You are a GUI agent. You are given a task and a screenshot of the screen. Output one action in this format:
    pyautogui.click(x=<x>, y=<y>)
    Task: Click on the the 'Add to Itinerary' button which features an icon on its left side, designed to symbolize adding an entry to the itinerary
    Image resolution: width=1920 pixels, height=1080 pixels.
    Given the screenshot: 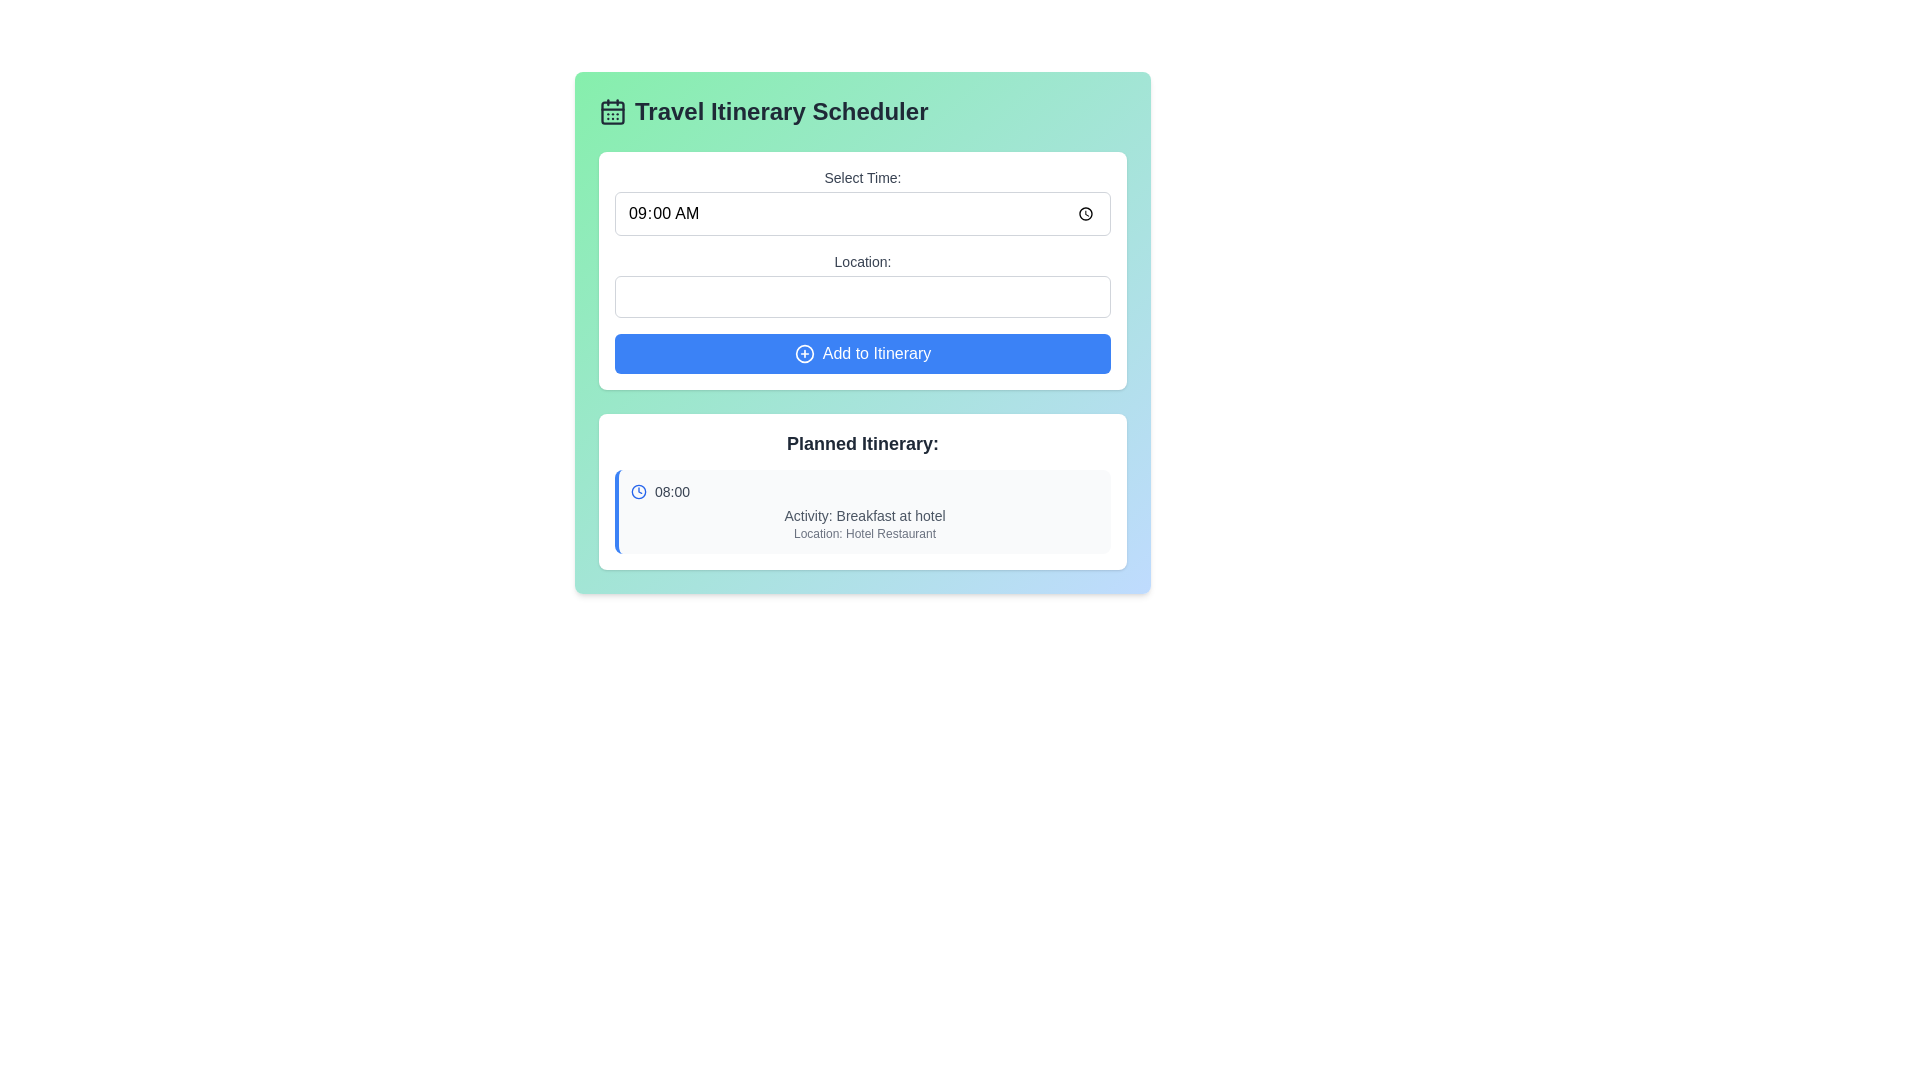 What is the action you would take?
    pyautogui.click(x=804, y=353)
    